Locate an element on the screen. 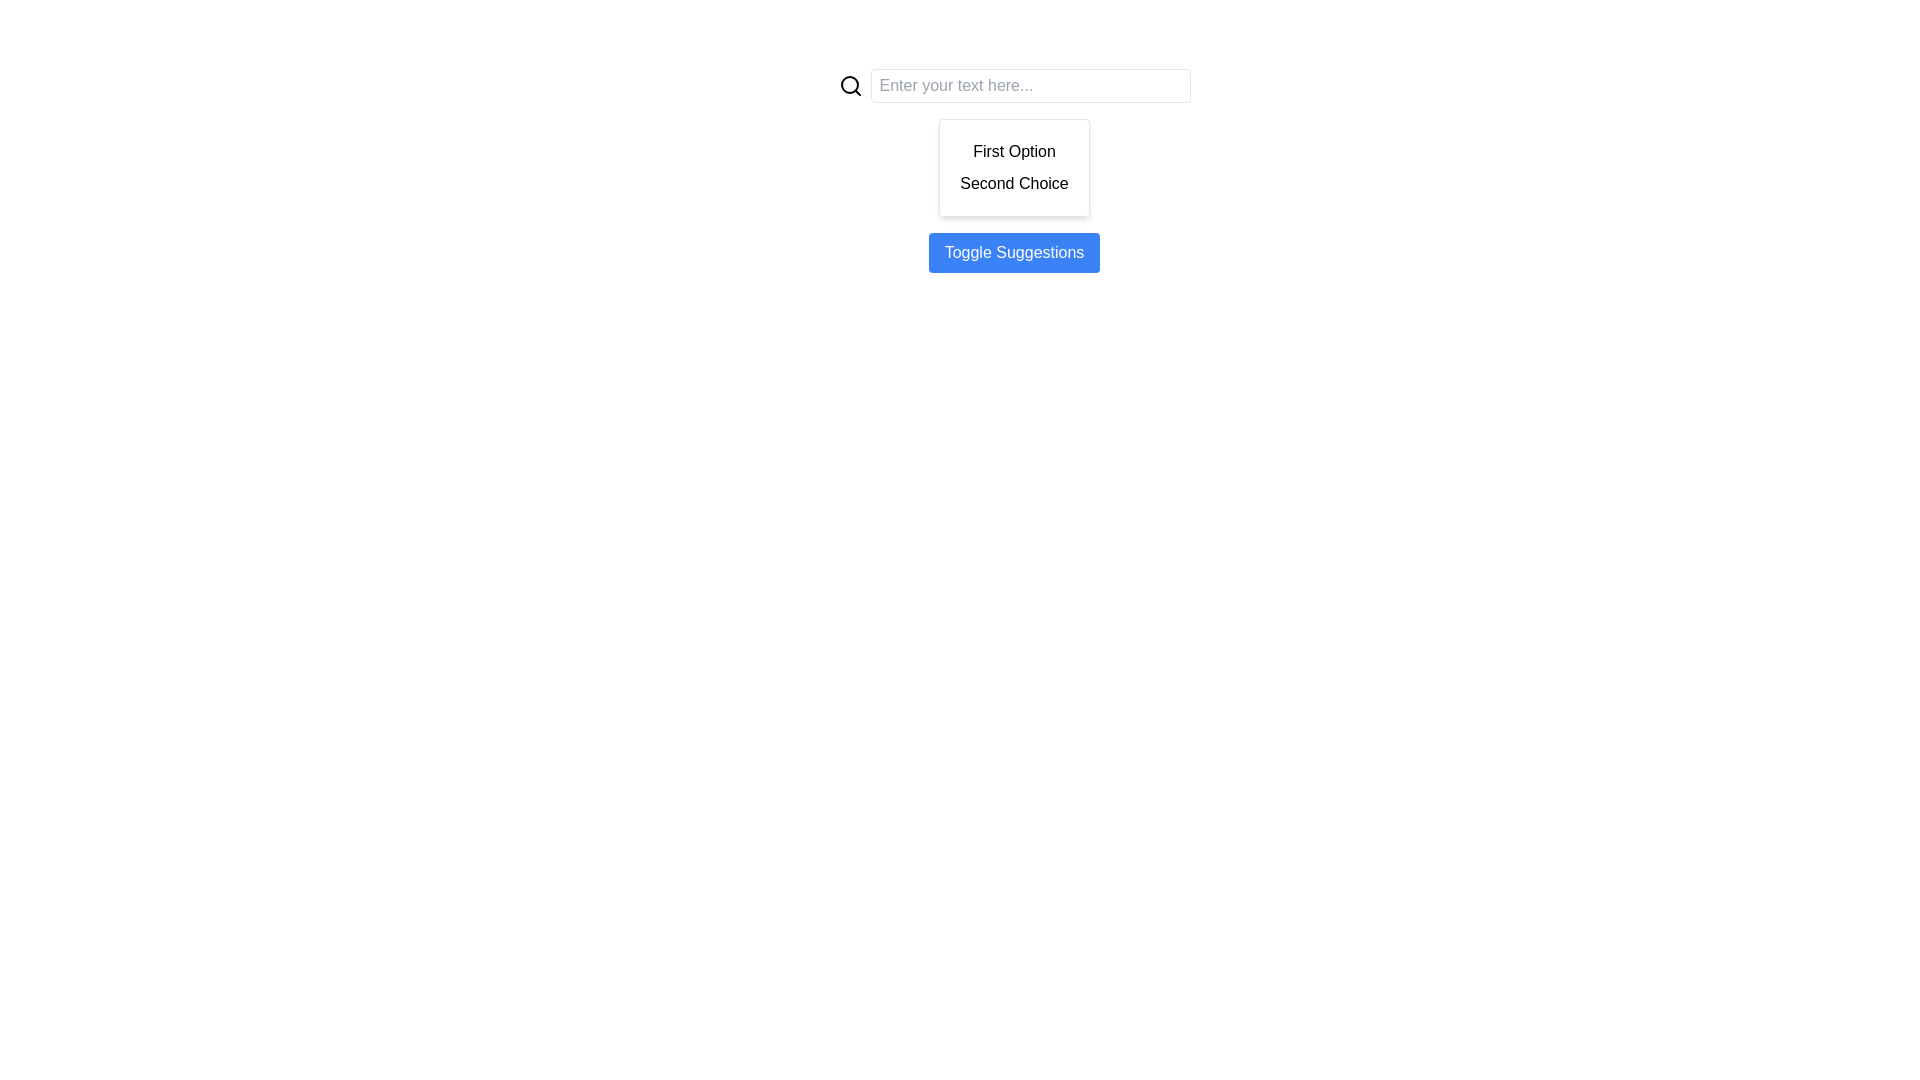 This screenshot has height=1080, width=1920. the 'Second Choice' list item is located at coordinates (1014, 184).